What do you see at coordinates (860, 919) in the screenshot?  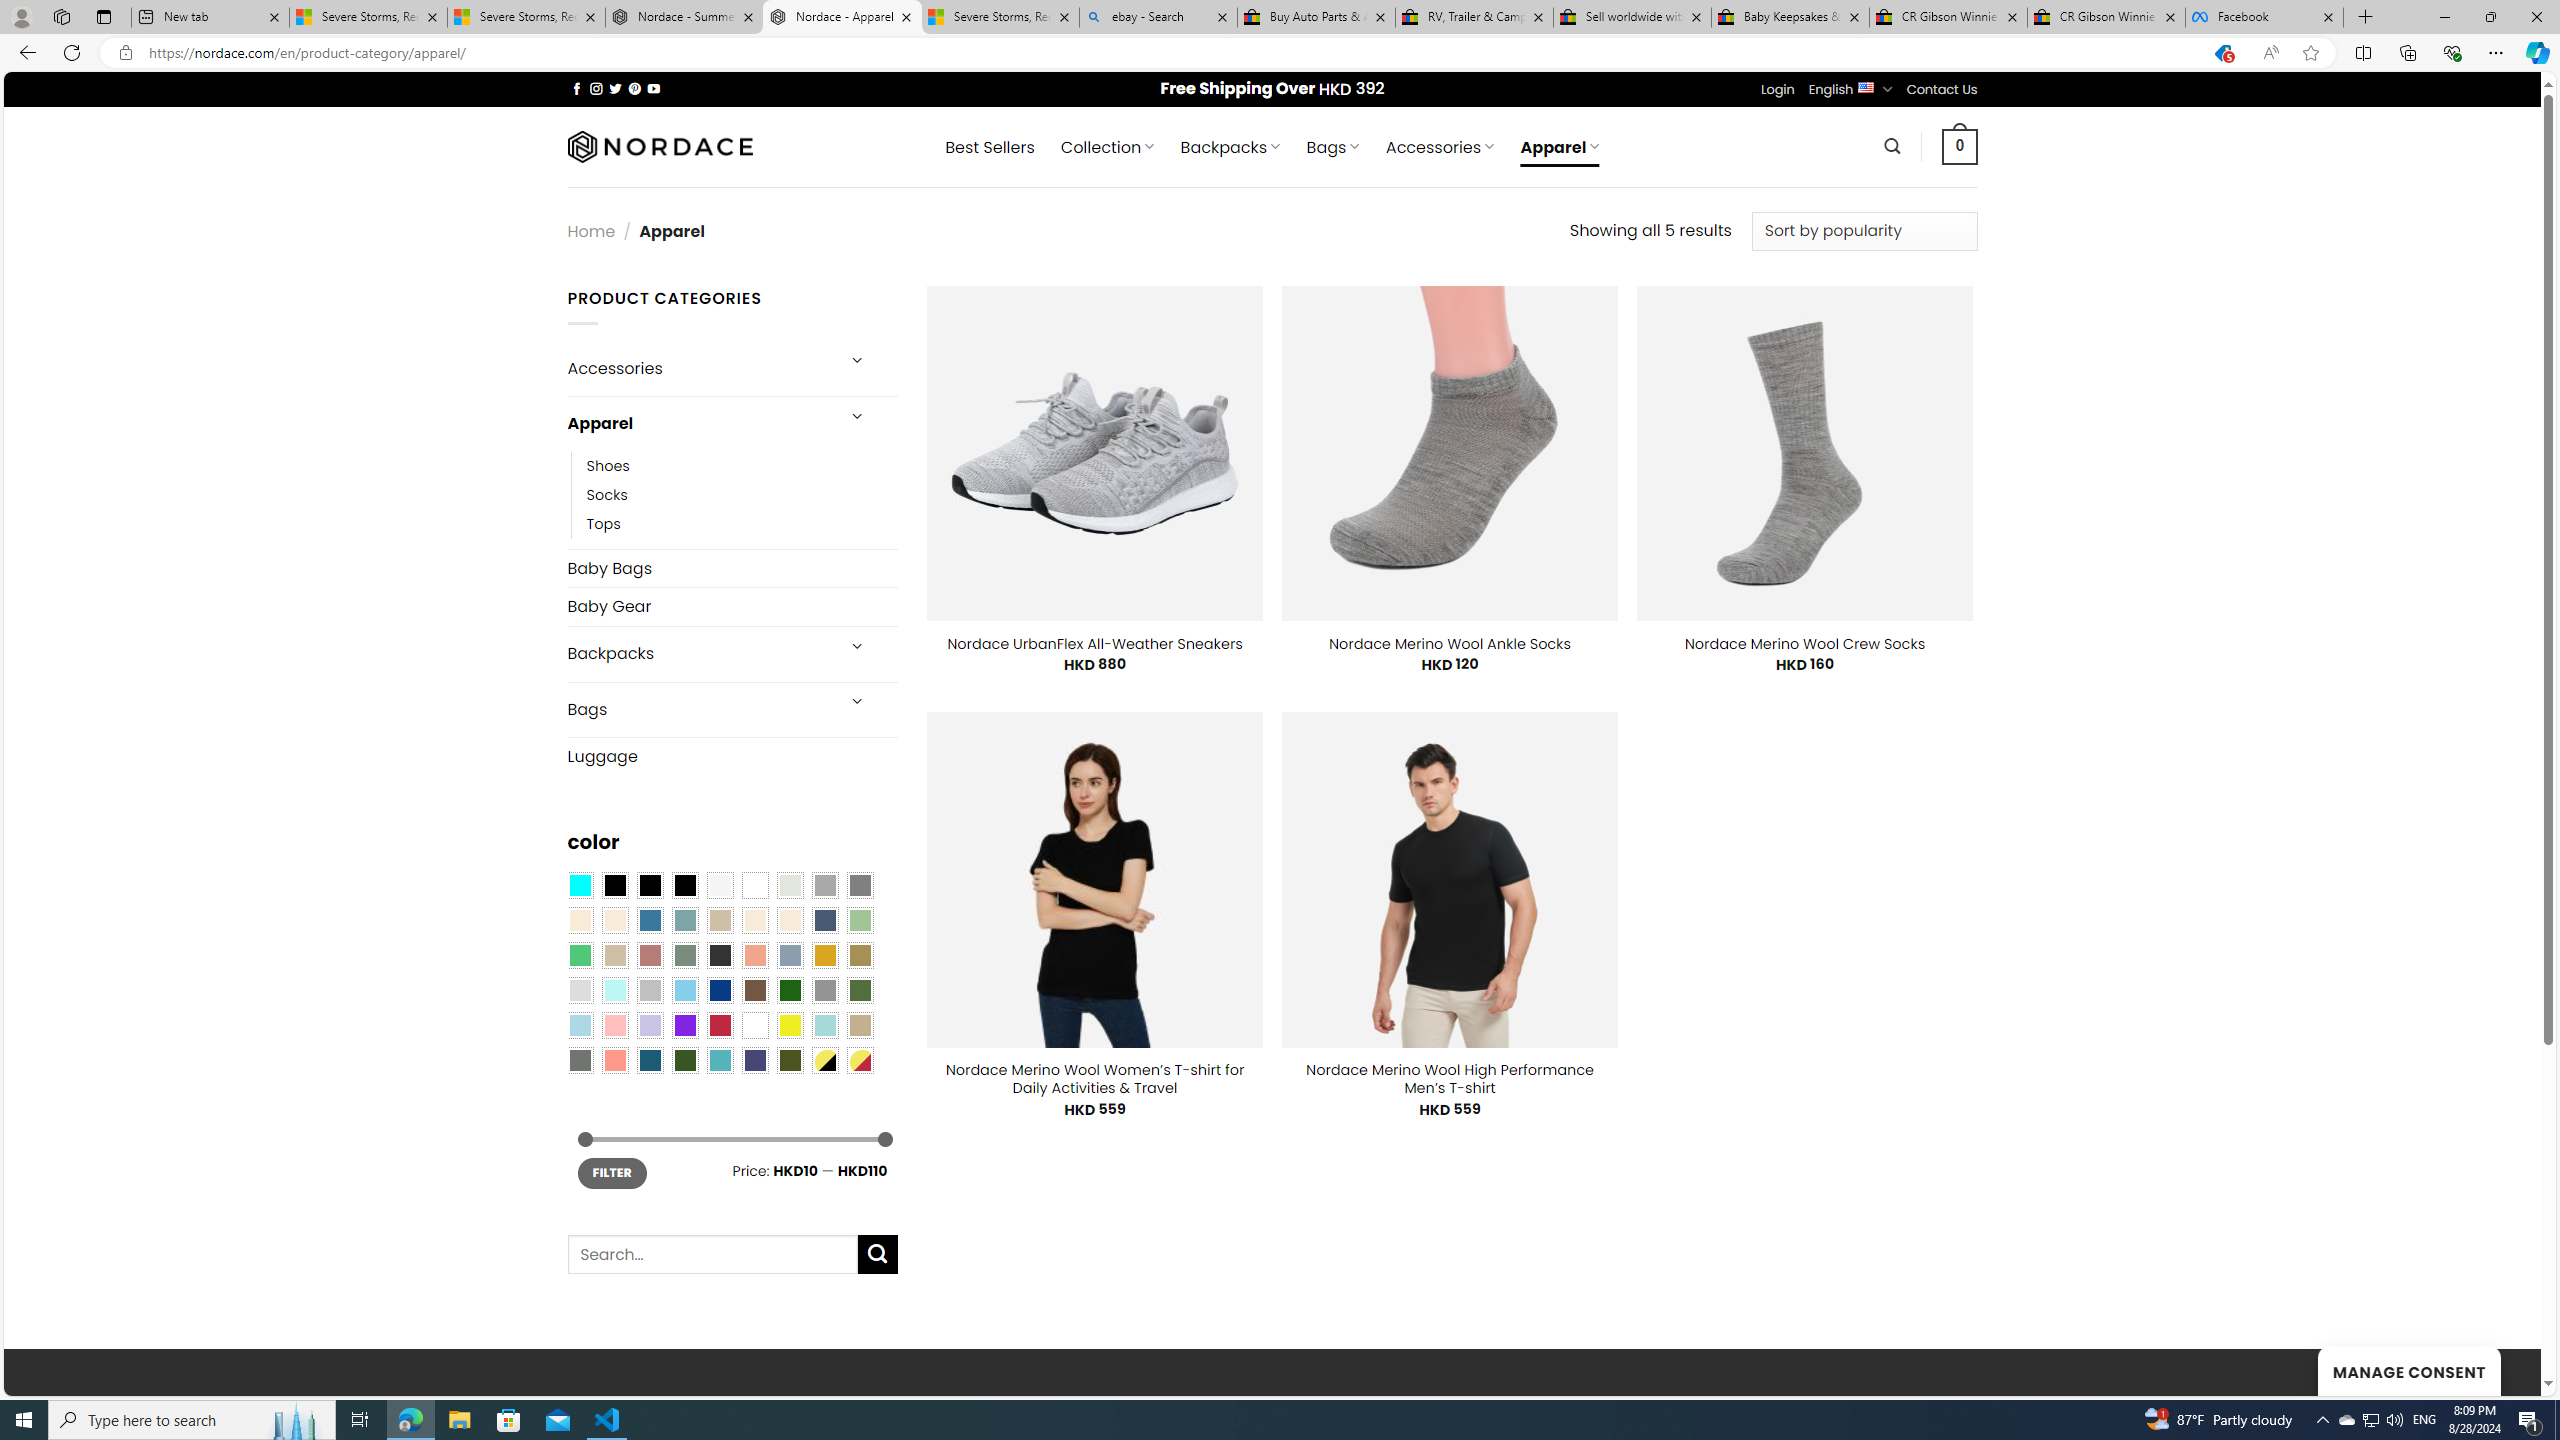 I see `'Light Green'` at bounding box center [860, 919].